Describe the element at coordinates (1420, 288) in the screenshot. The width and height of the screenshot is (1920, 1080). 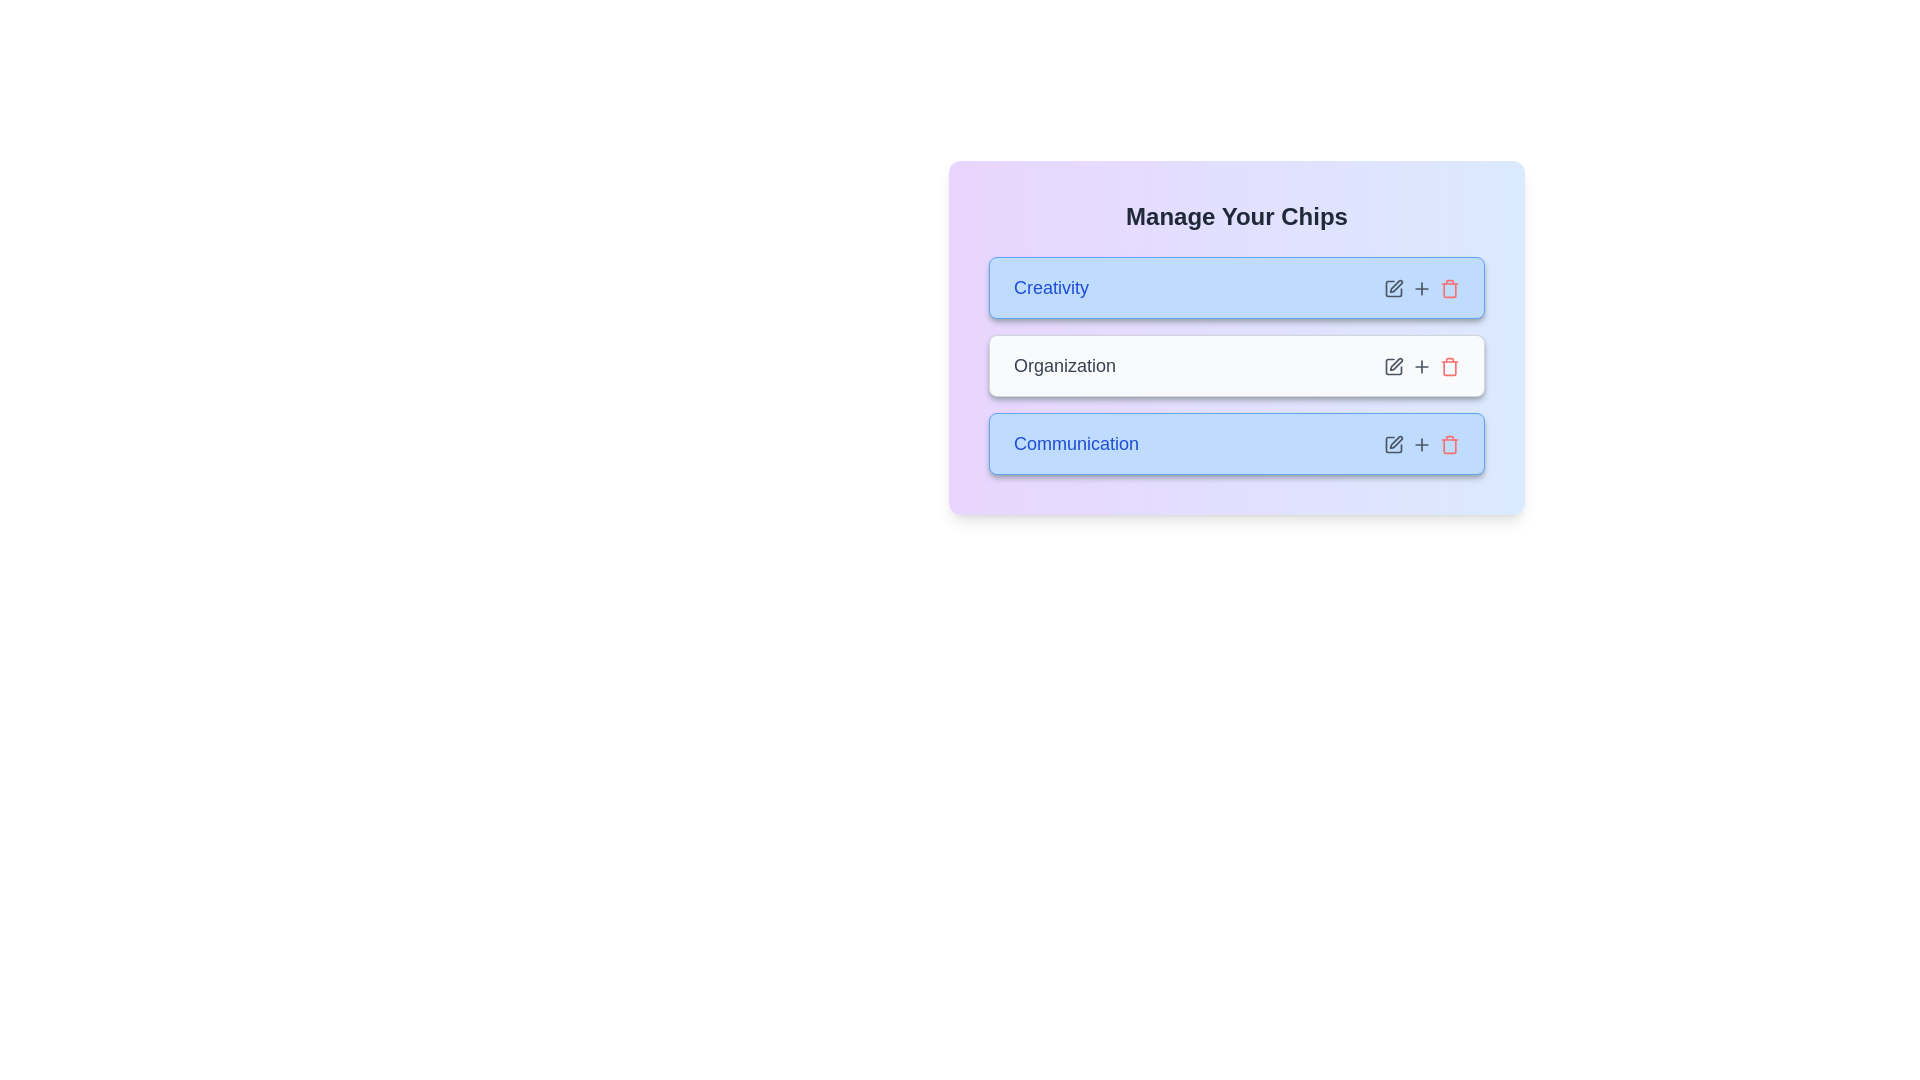
I see `add icon for the chip labeled 'Creativity'` at that location.